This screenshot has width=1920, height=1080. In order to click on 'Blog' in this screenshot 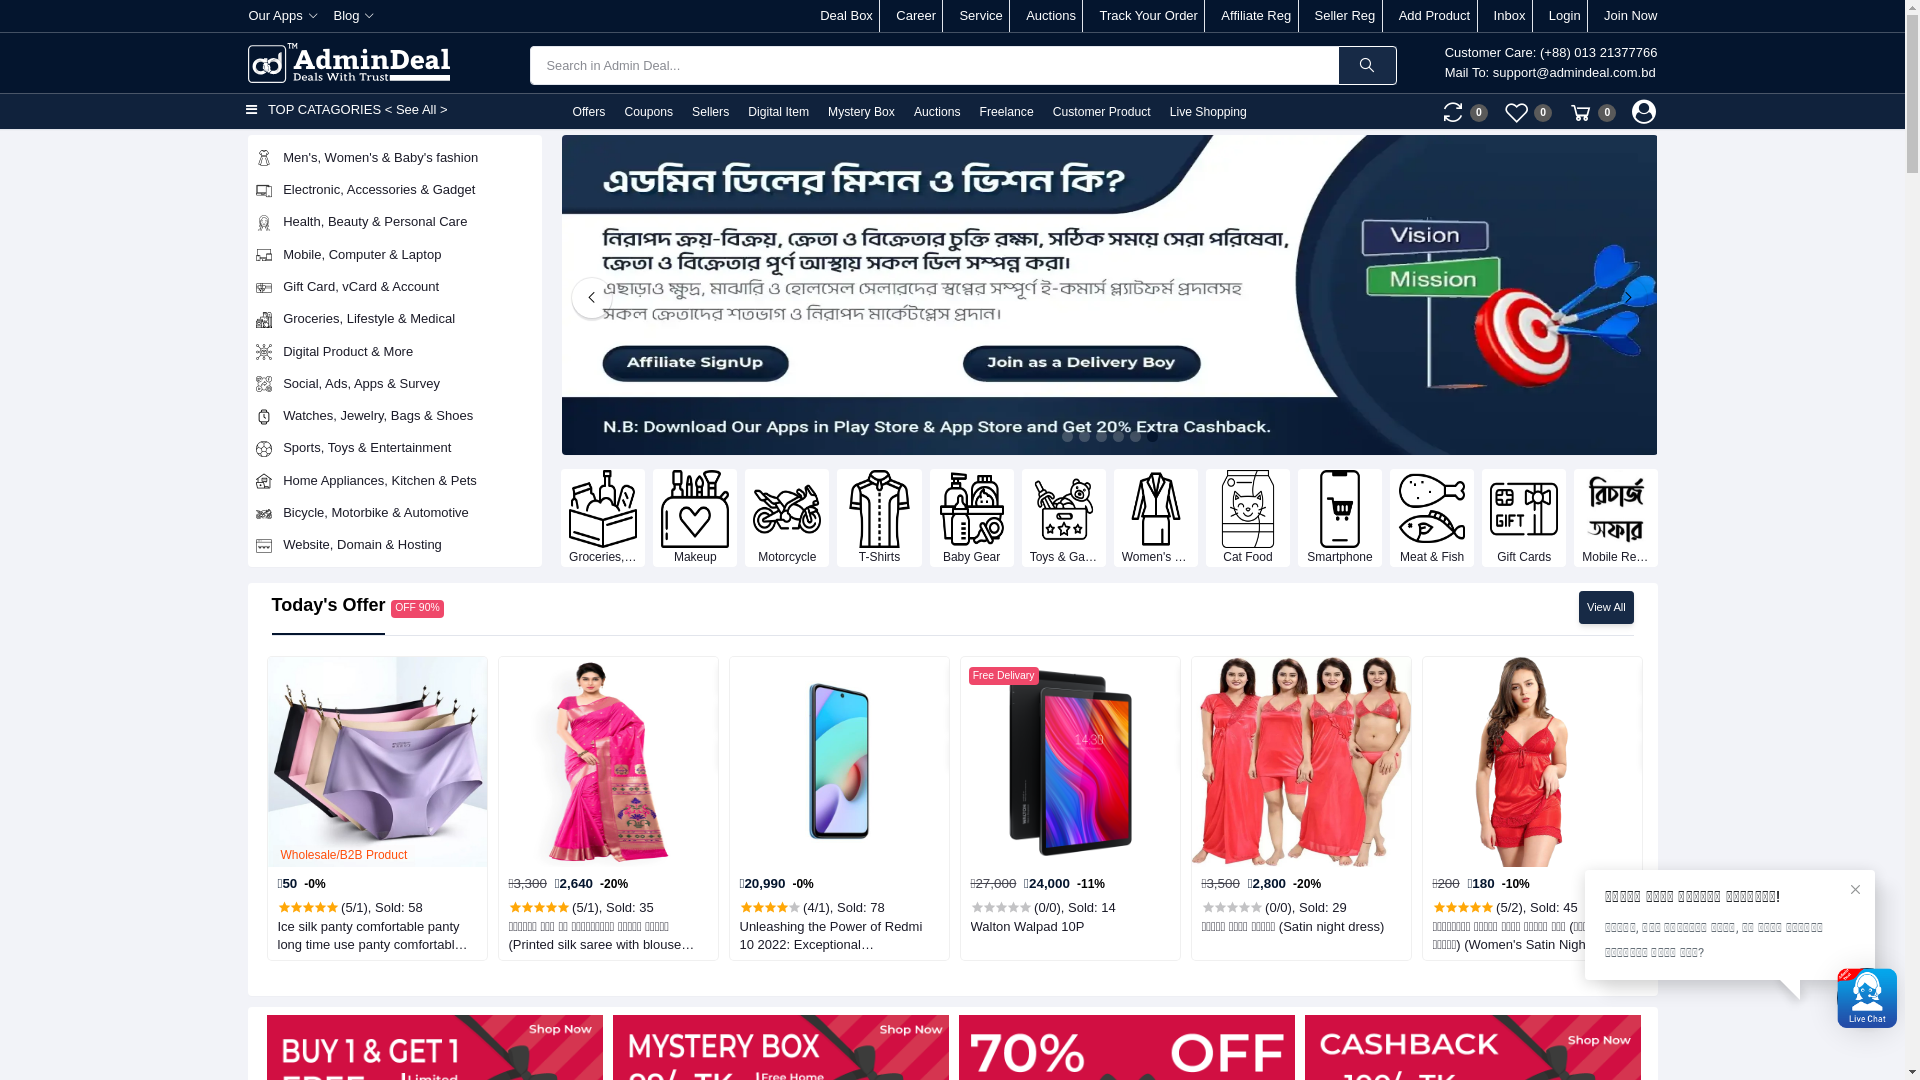, I will do `click(354, 15)`.